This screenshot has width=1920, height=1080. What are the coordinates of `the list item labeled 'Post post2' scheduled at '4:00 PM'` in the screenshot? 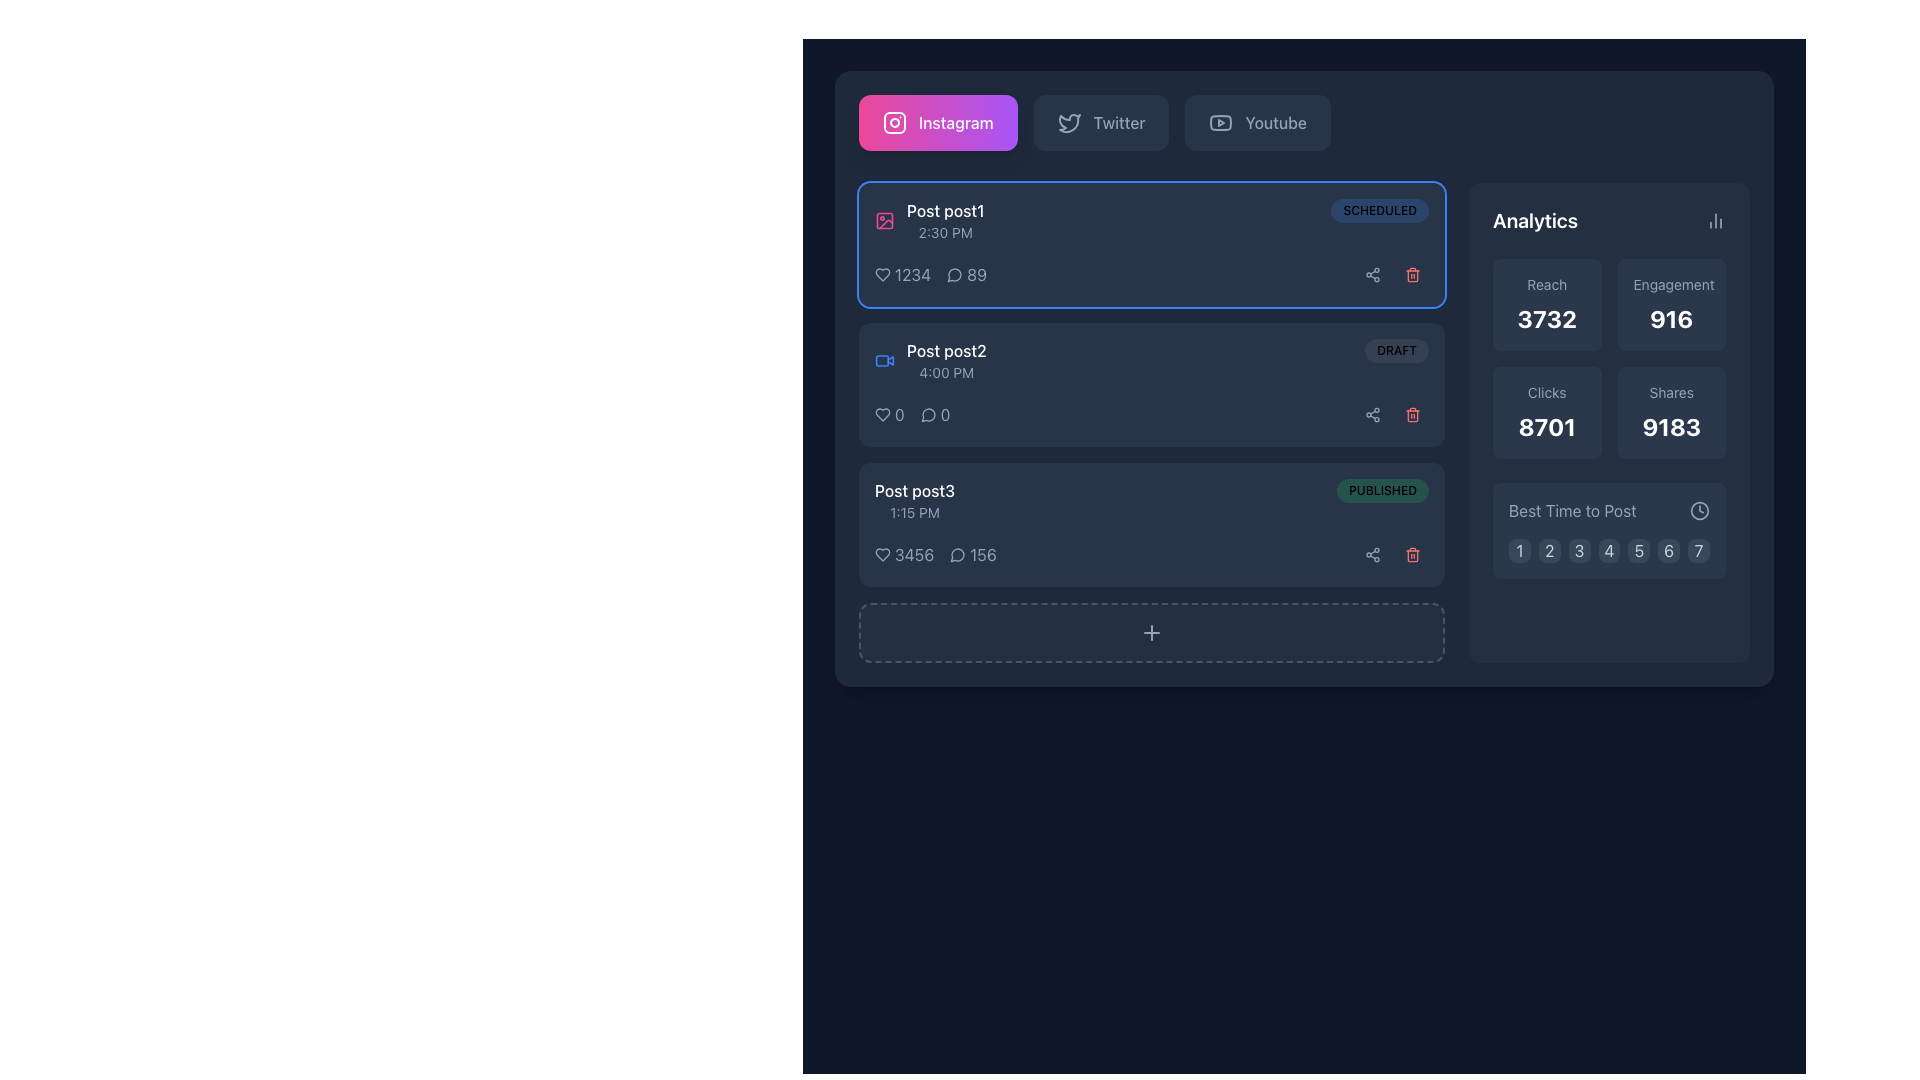 It's located at (929, 361).